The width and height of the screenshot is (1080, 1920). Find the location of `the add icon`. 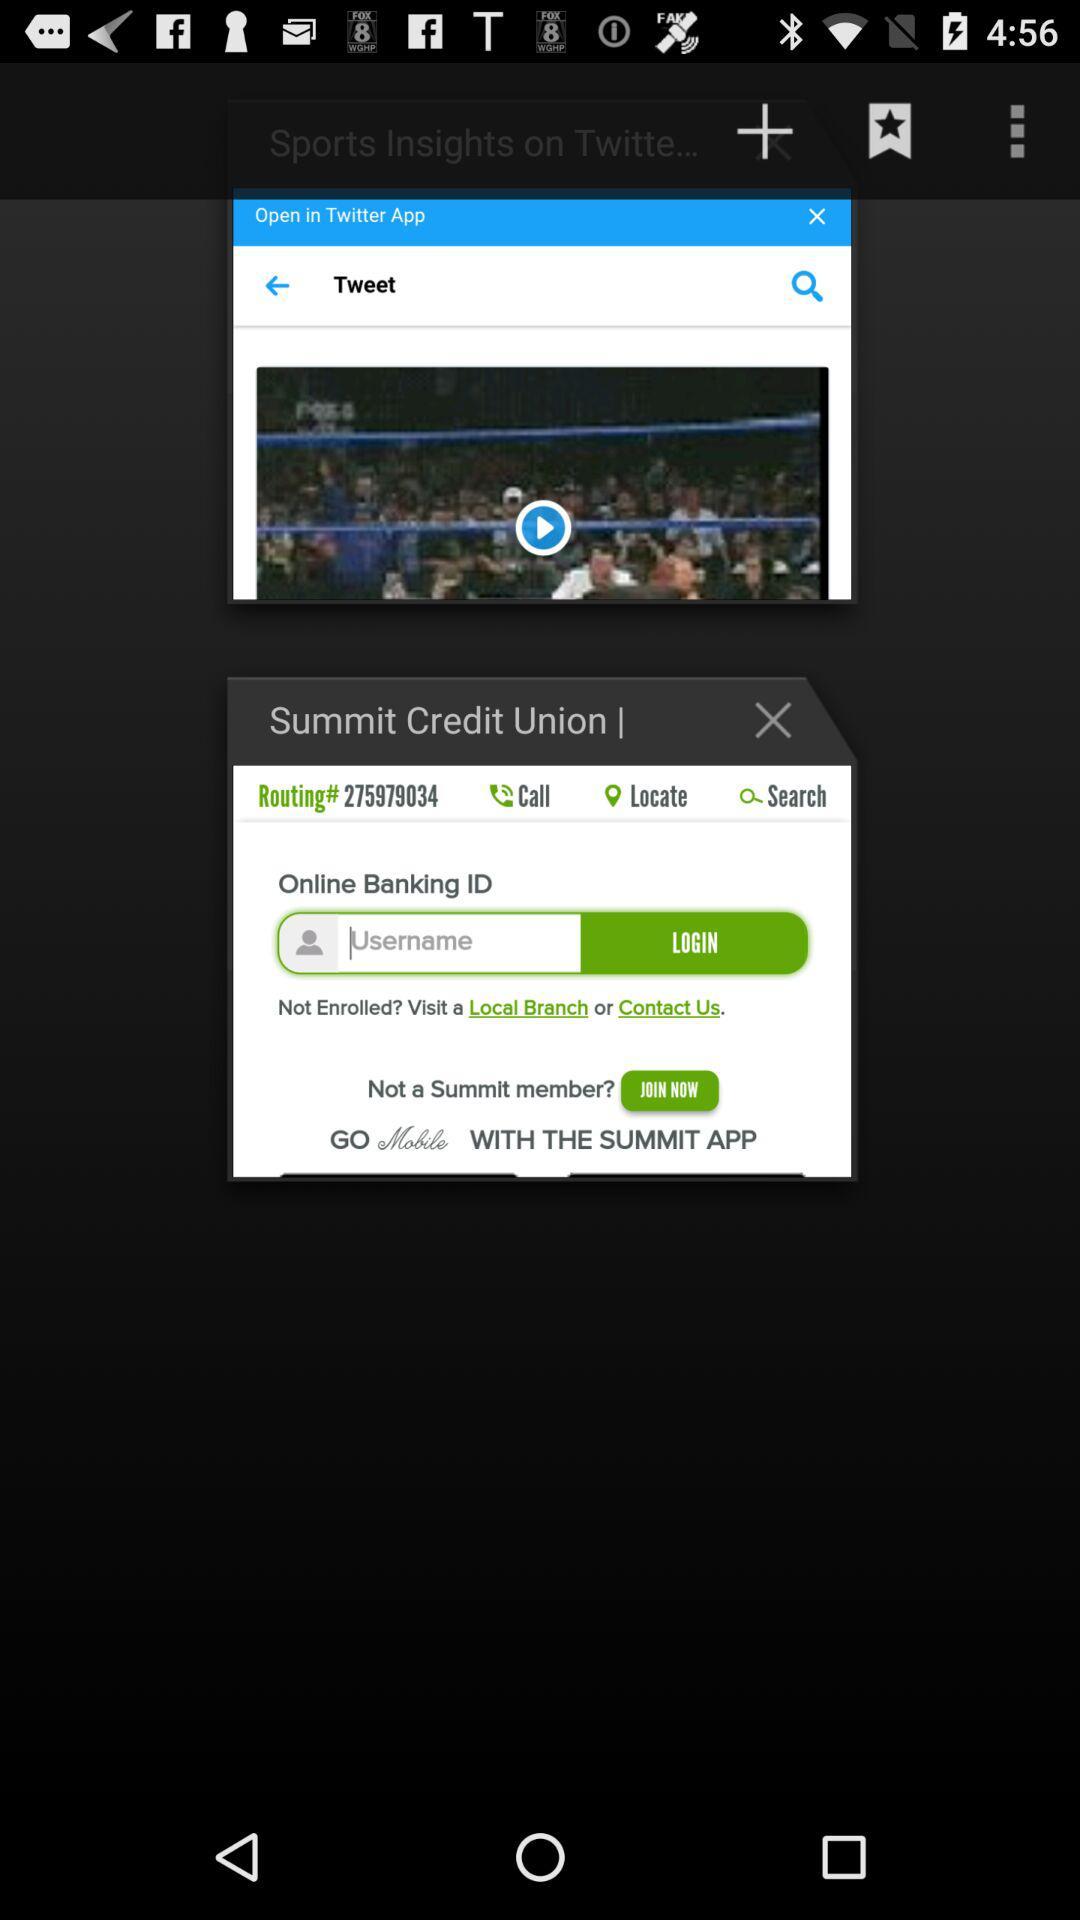

the add icon is located at coordinates (782, 150).